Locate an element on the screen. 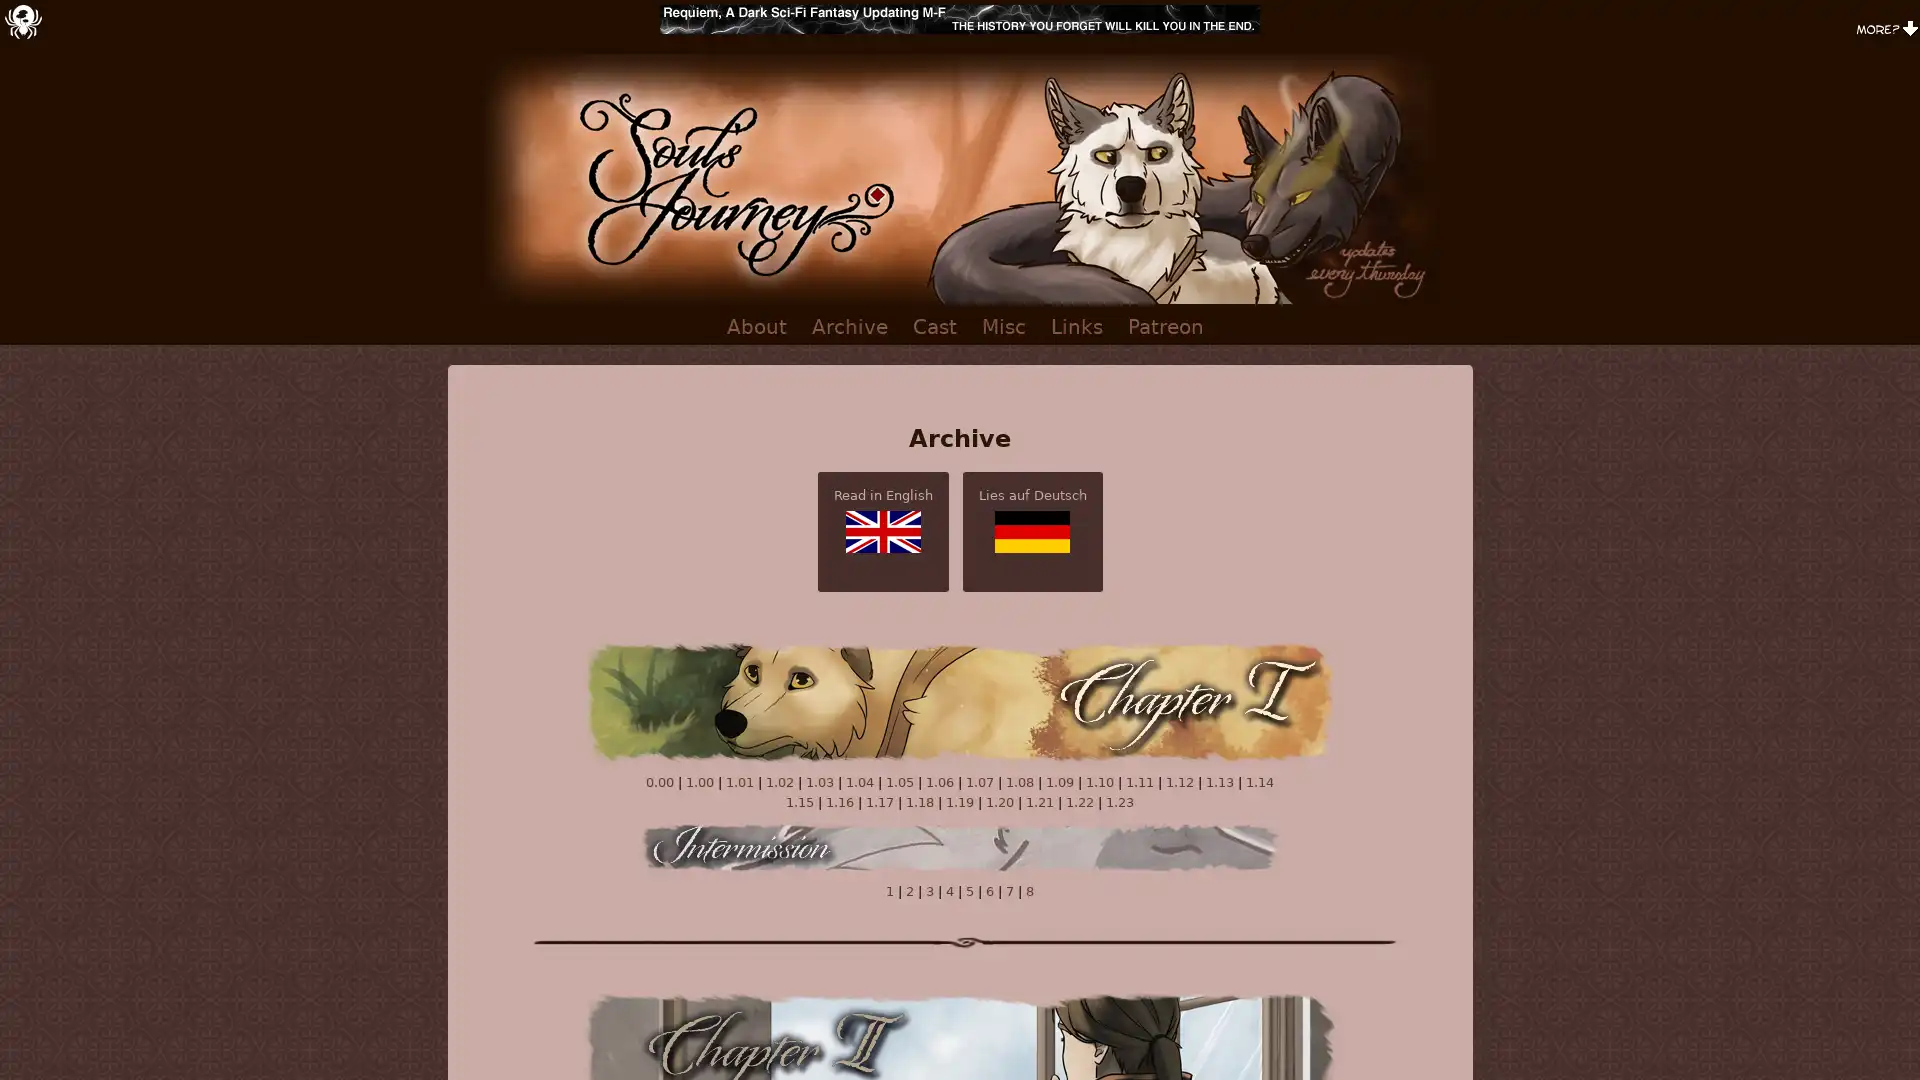  Lies auf Deutsch is located at coordinates (1032, 530).